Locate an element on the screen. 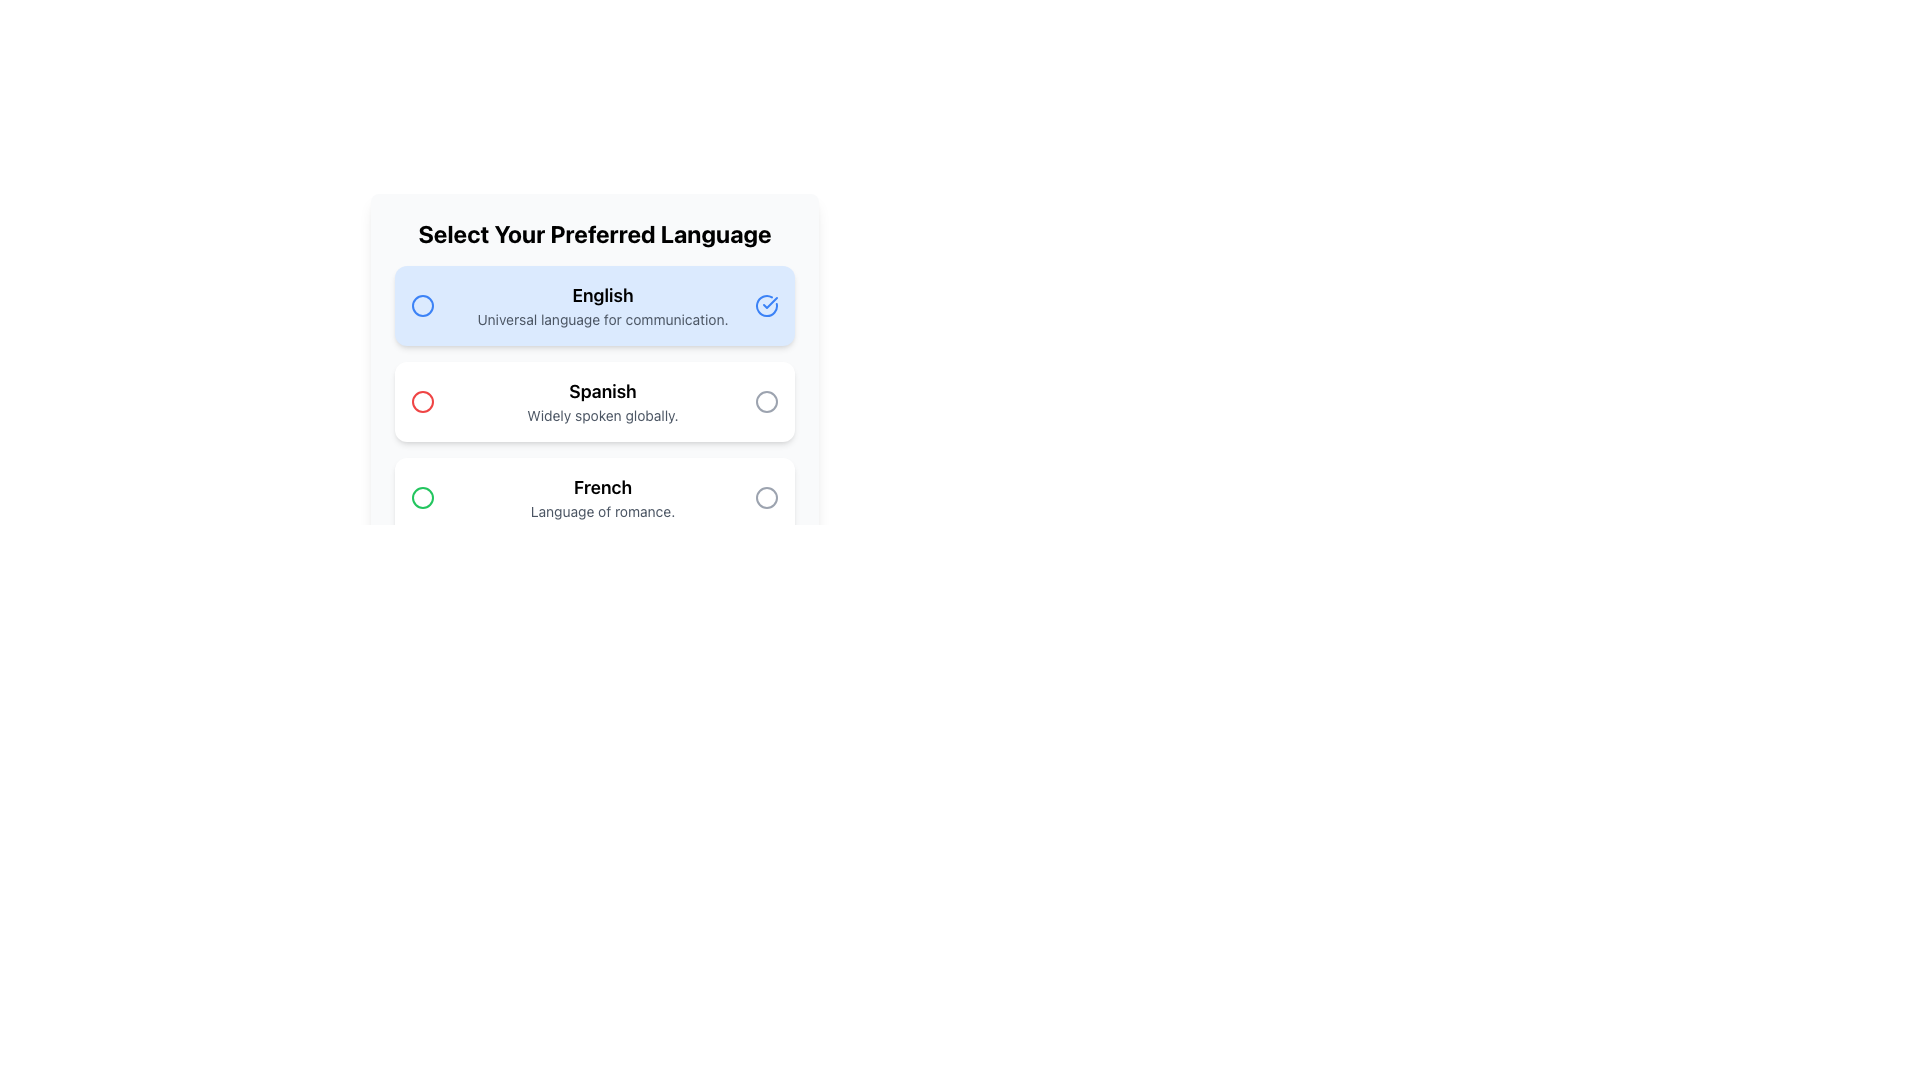 This screenshot has width=1920, height=1080. the symbolic icon located to the left of the text 'Spanish' and the description 'Widely spoken globally', which marks the item as selected or indicates its relevance is located at coordinates (421, 401).